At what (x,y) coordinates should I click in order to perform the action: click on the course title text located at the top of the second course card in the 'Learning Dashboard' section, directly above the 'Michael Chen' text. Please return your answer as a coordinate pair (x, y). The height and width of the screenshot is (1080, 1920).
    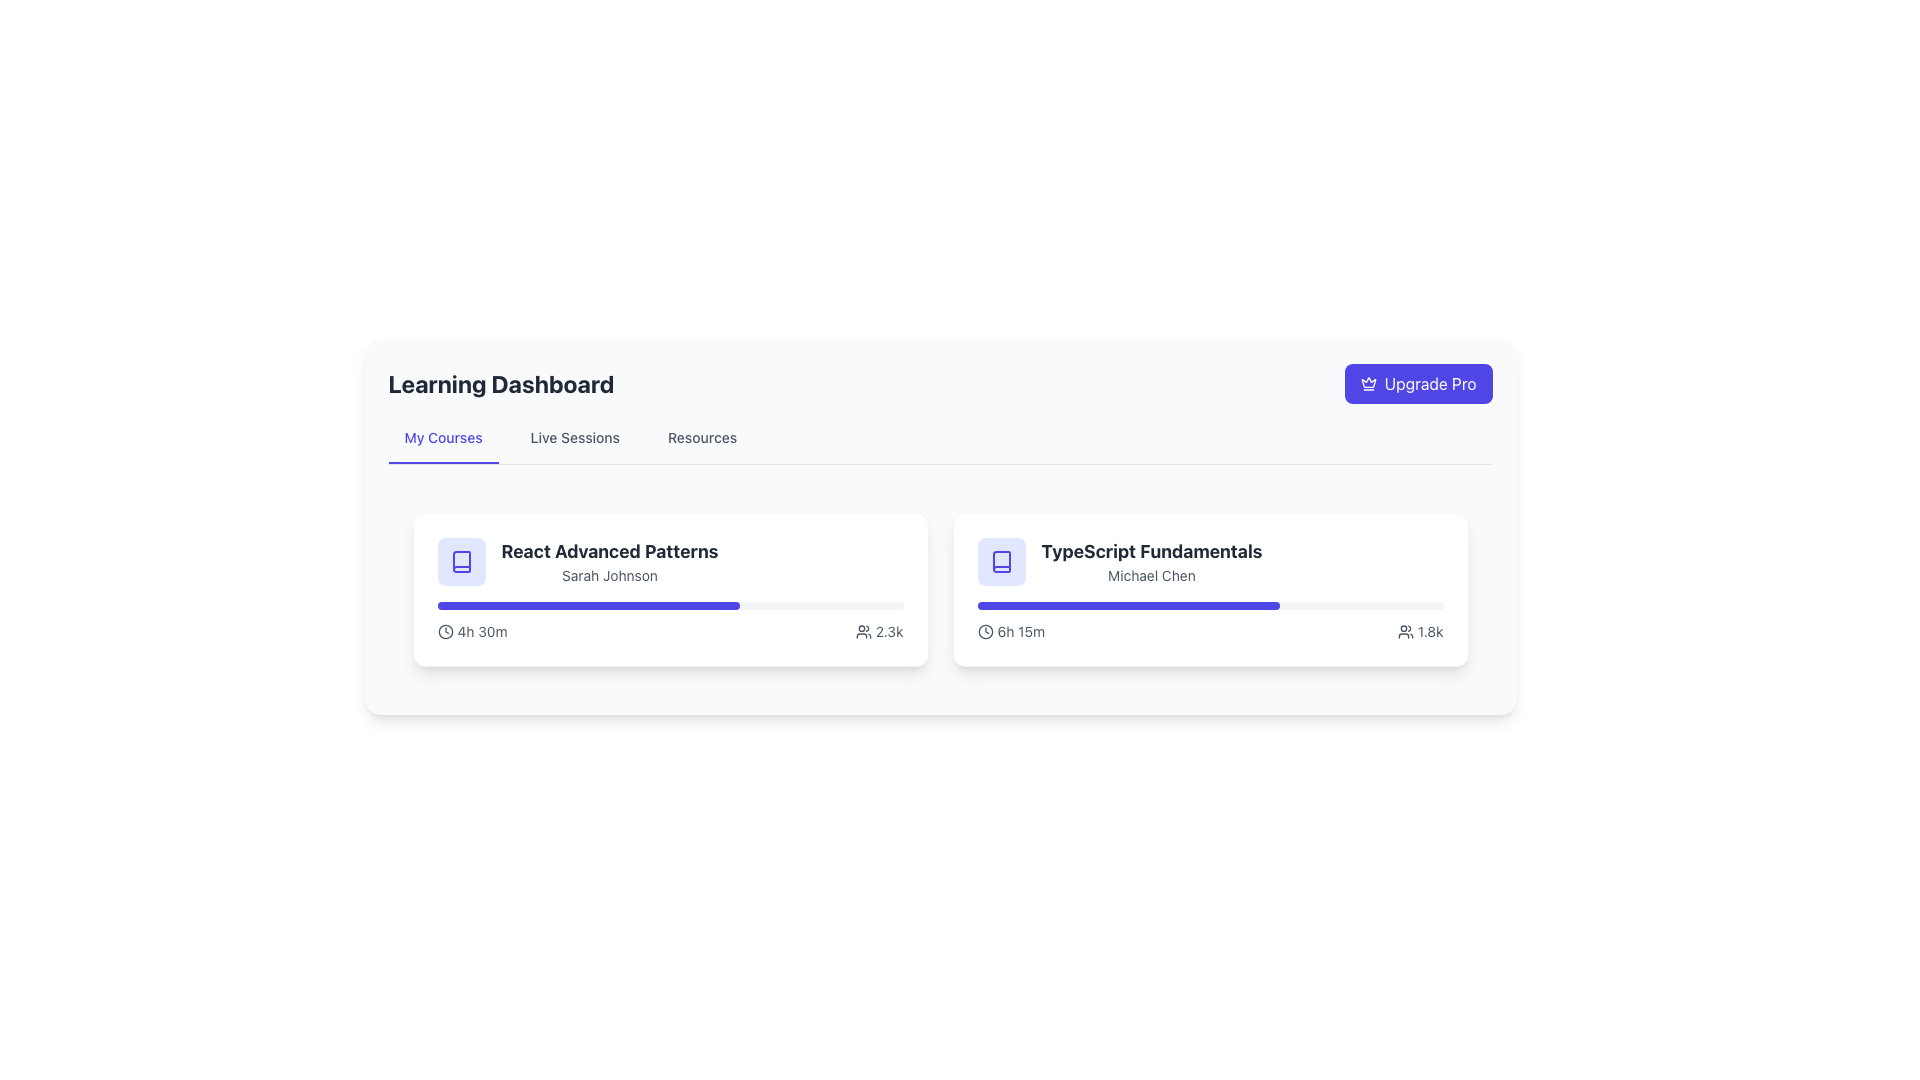
    Looking at the image, I should click on (1152, 551).